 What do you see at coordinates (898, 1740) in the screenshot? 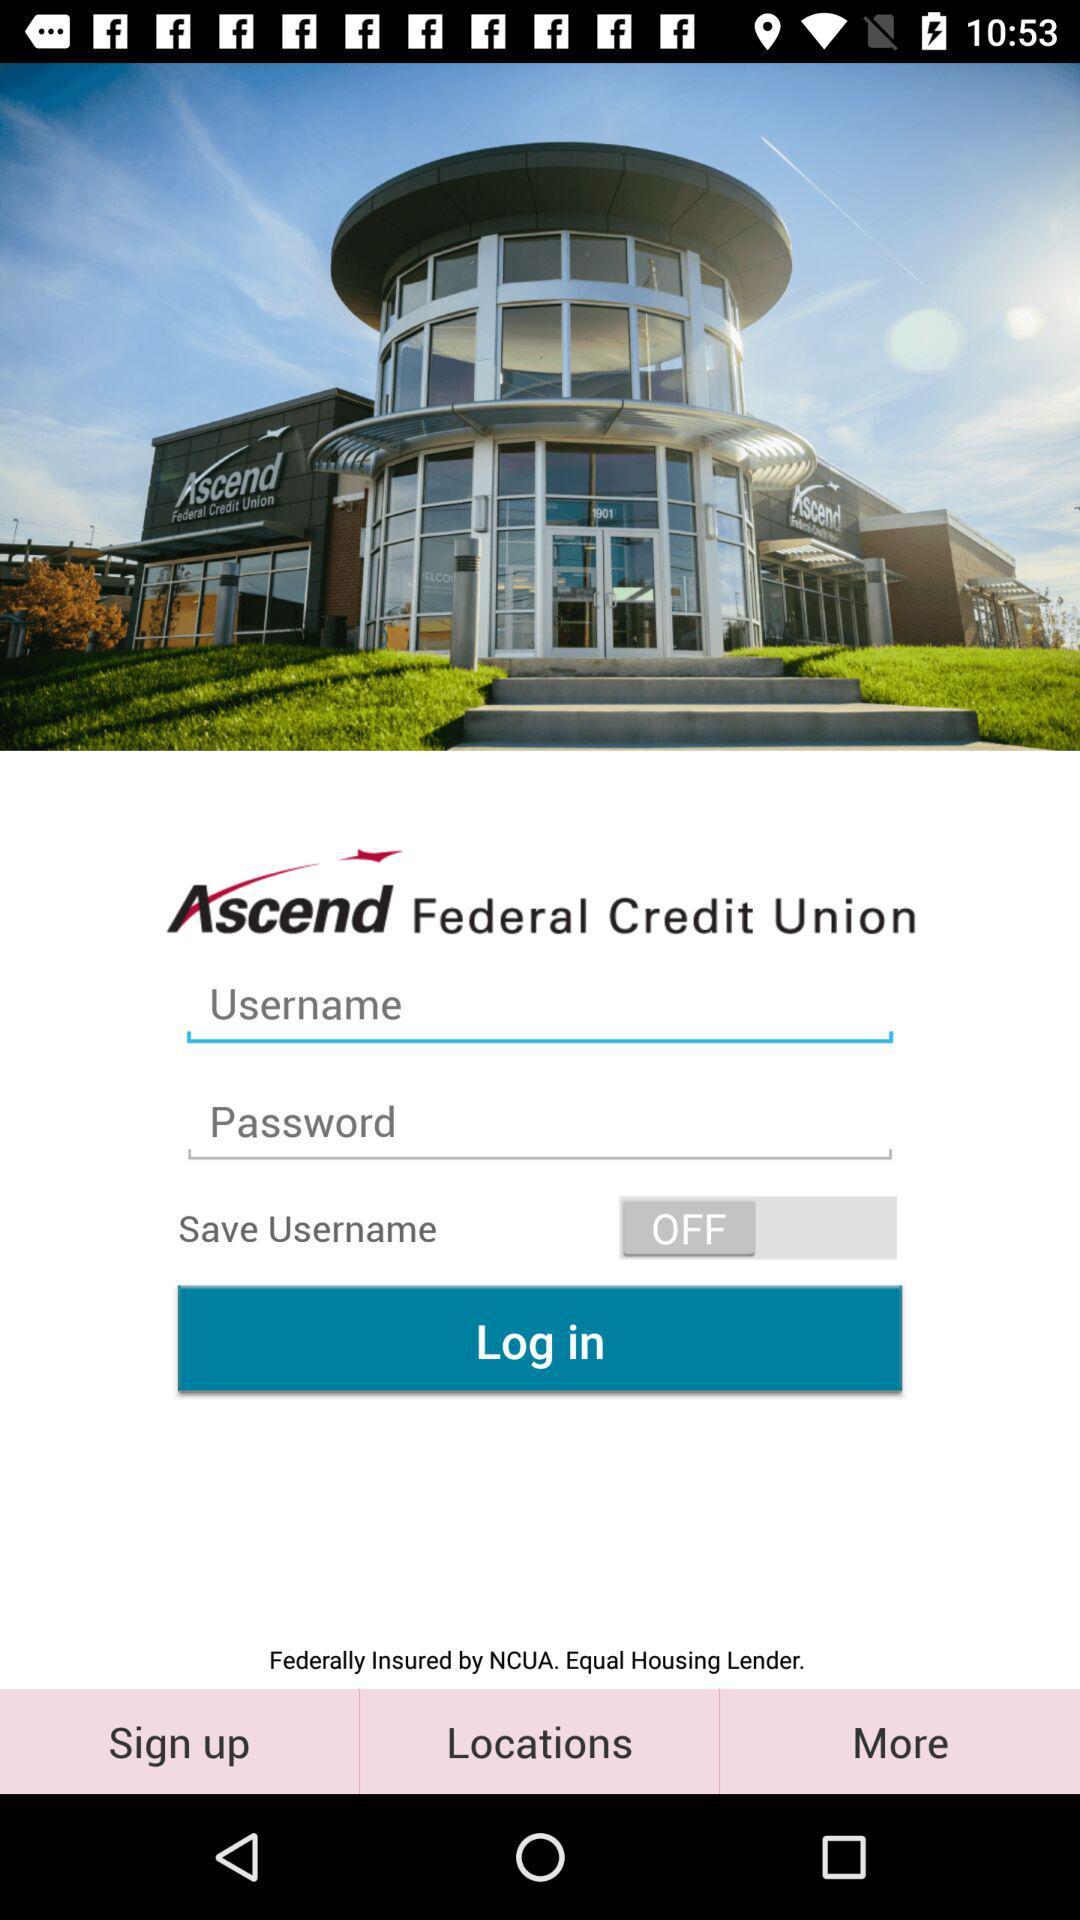
I see `more icon` at bounding box center [898, 1740].